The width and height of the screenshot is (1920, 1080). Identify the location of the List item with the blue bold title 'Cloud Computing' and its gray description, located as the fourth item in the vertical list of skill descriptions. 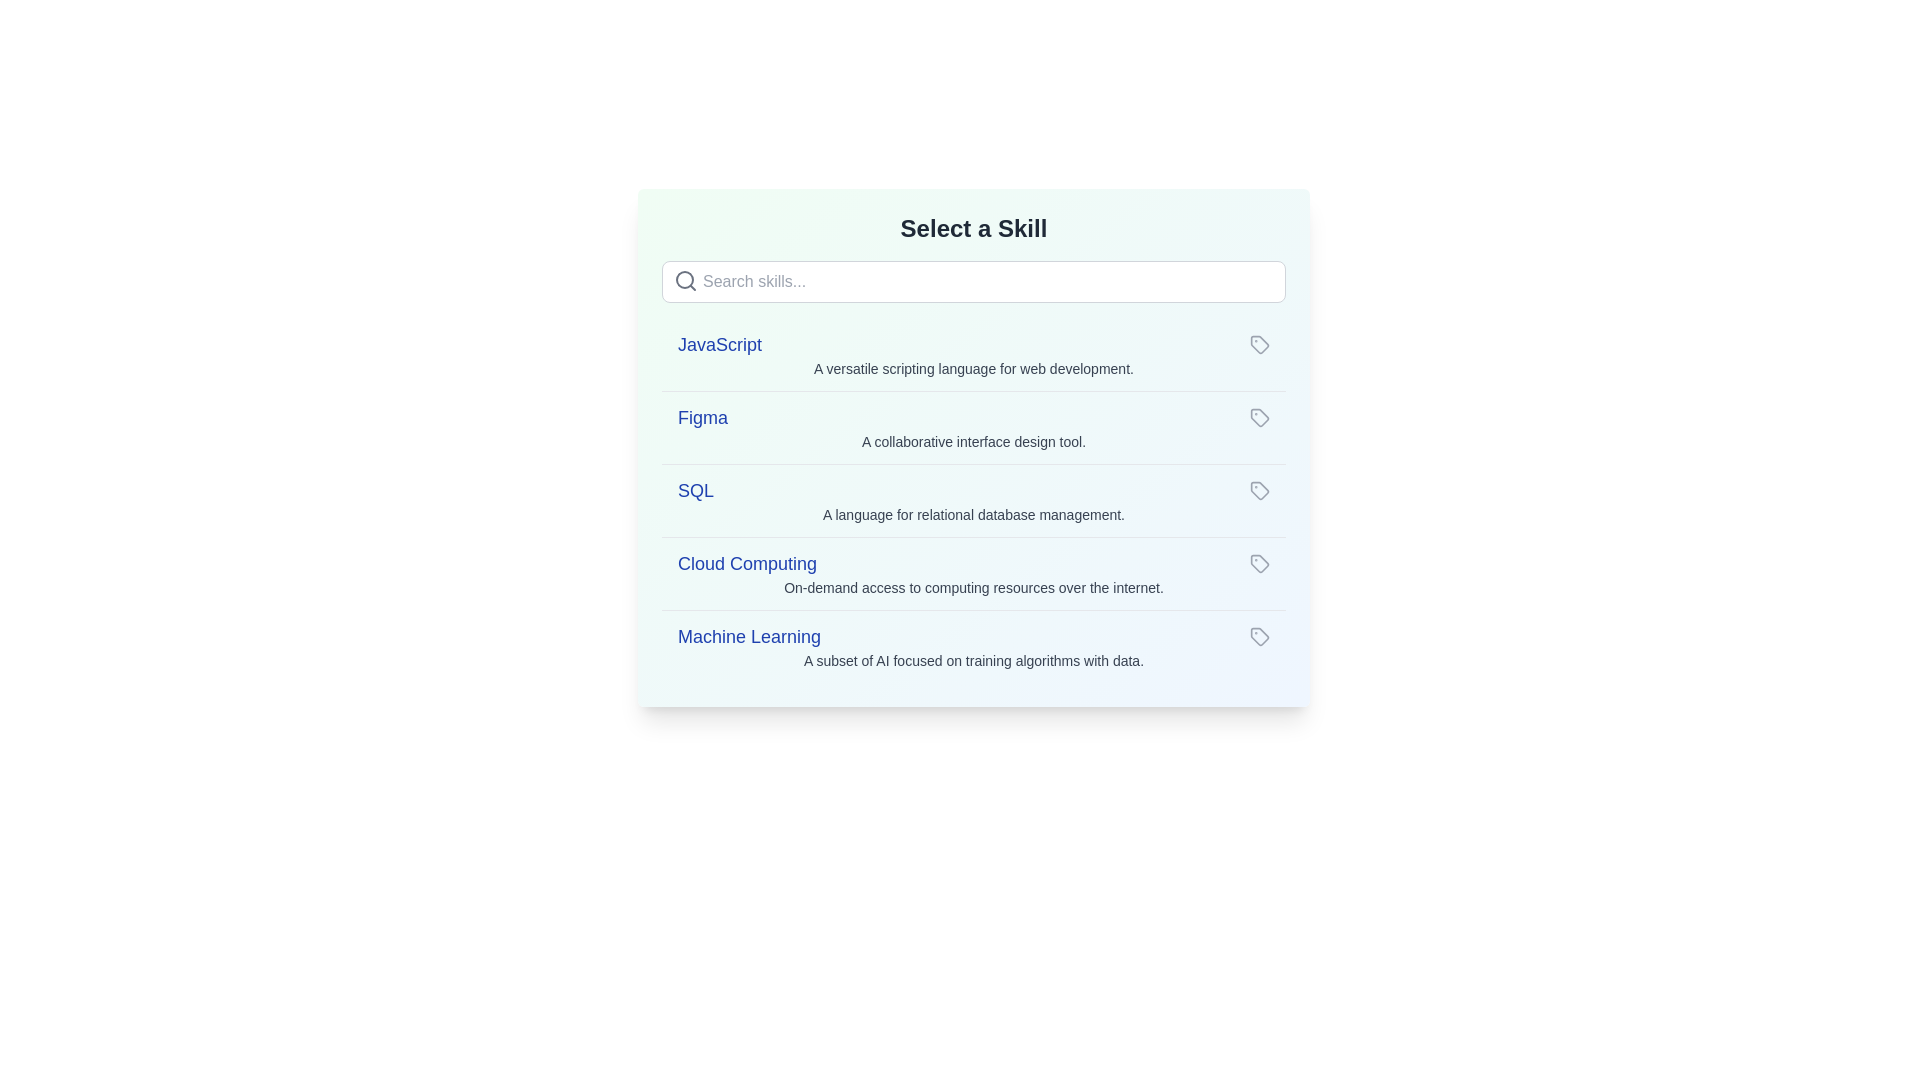
(974, 573).